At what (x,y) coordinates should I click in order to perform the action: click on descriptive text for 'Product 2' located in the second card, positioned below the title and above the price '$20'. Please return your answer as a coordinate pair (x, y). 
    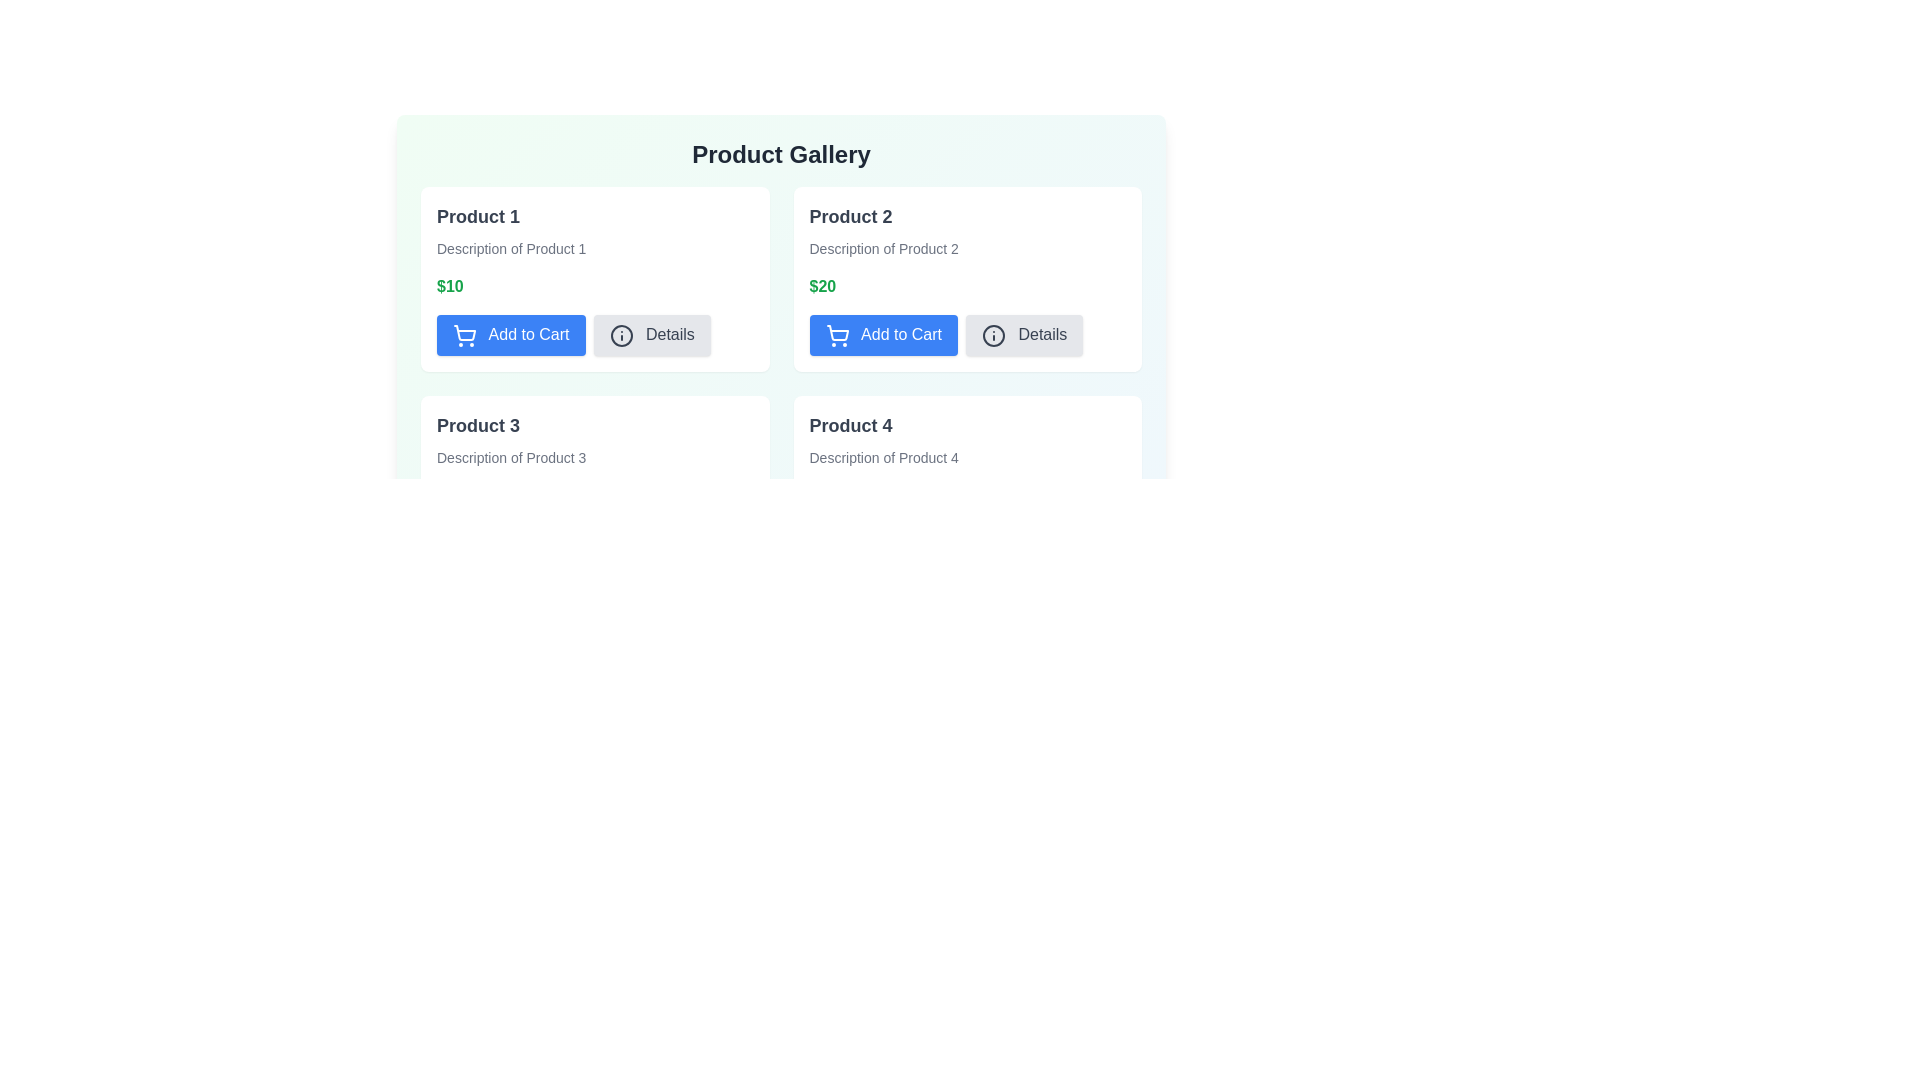
    Looking at the image, I should click on (883, 248).